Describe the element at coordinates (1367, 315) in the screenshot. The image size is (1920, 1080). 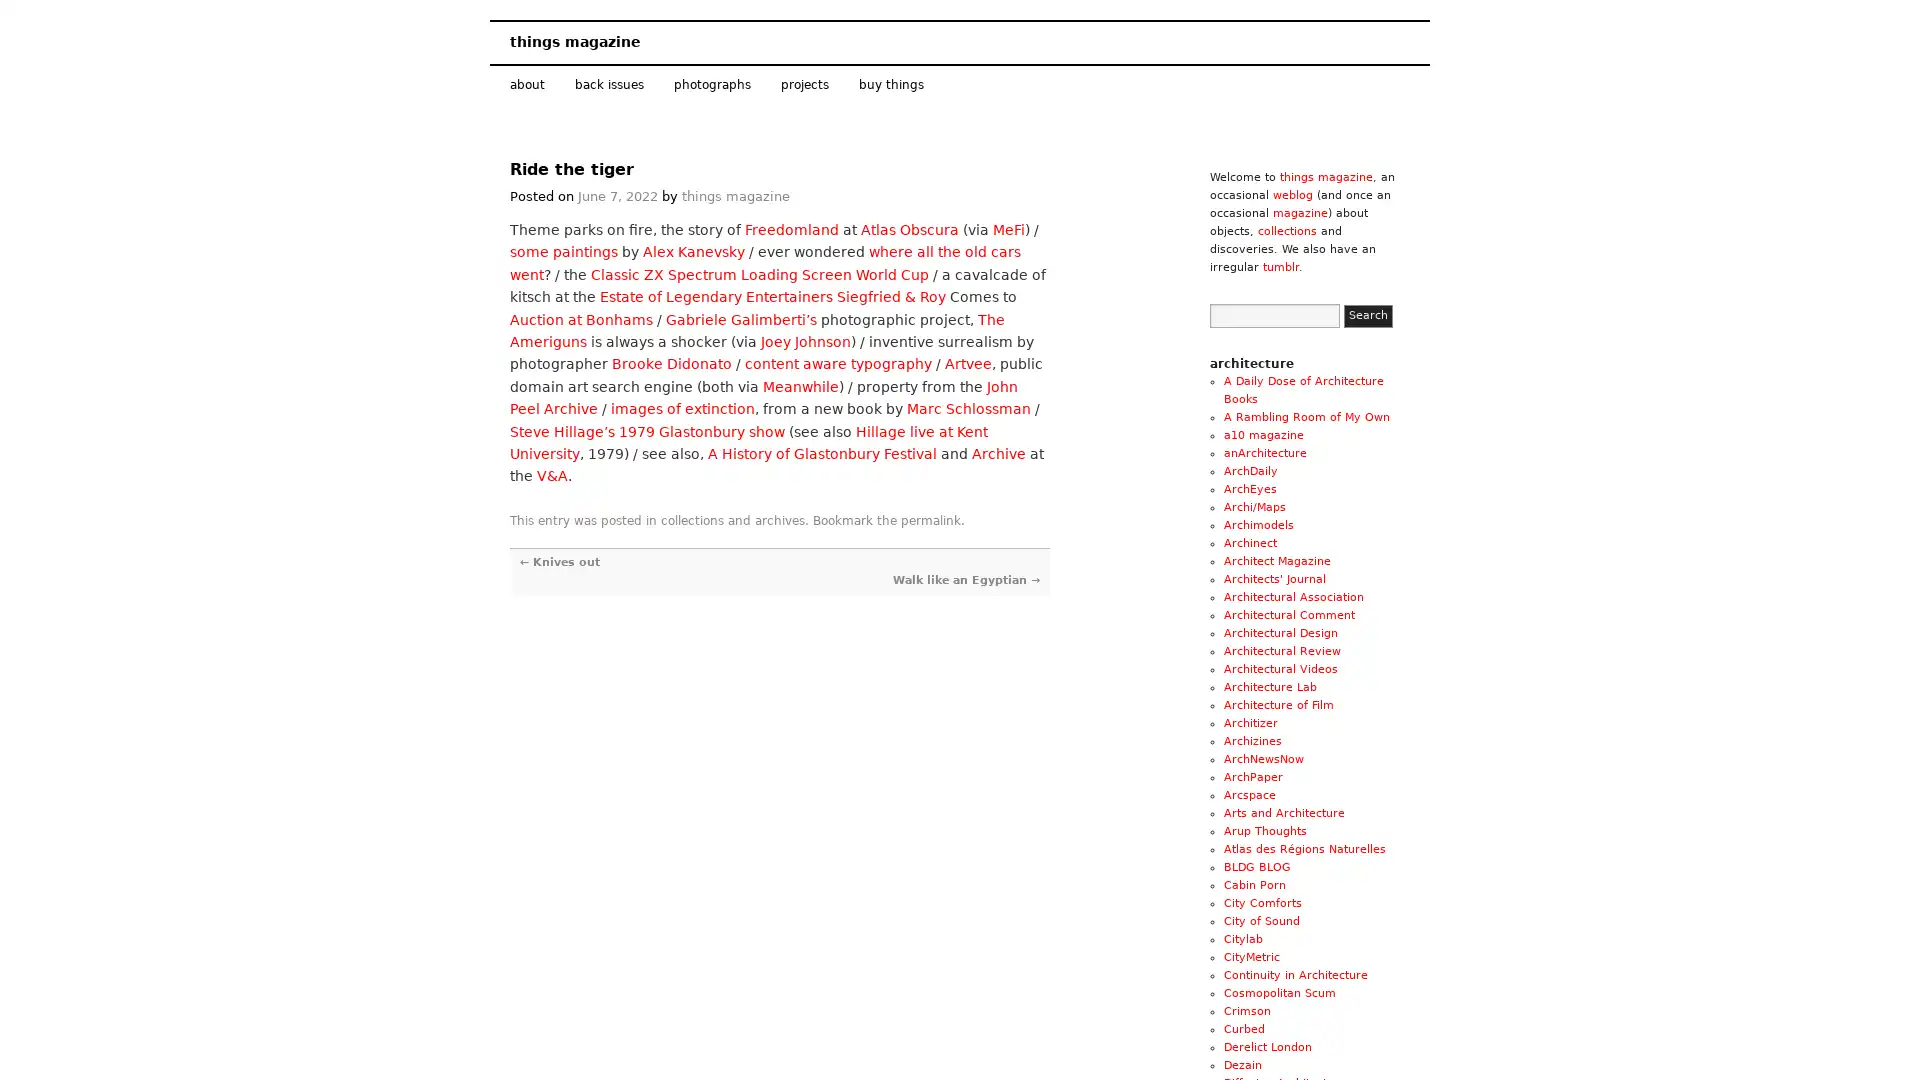
I see `Search` at that location.